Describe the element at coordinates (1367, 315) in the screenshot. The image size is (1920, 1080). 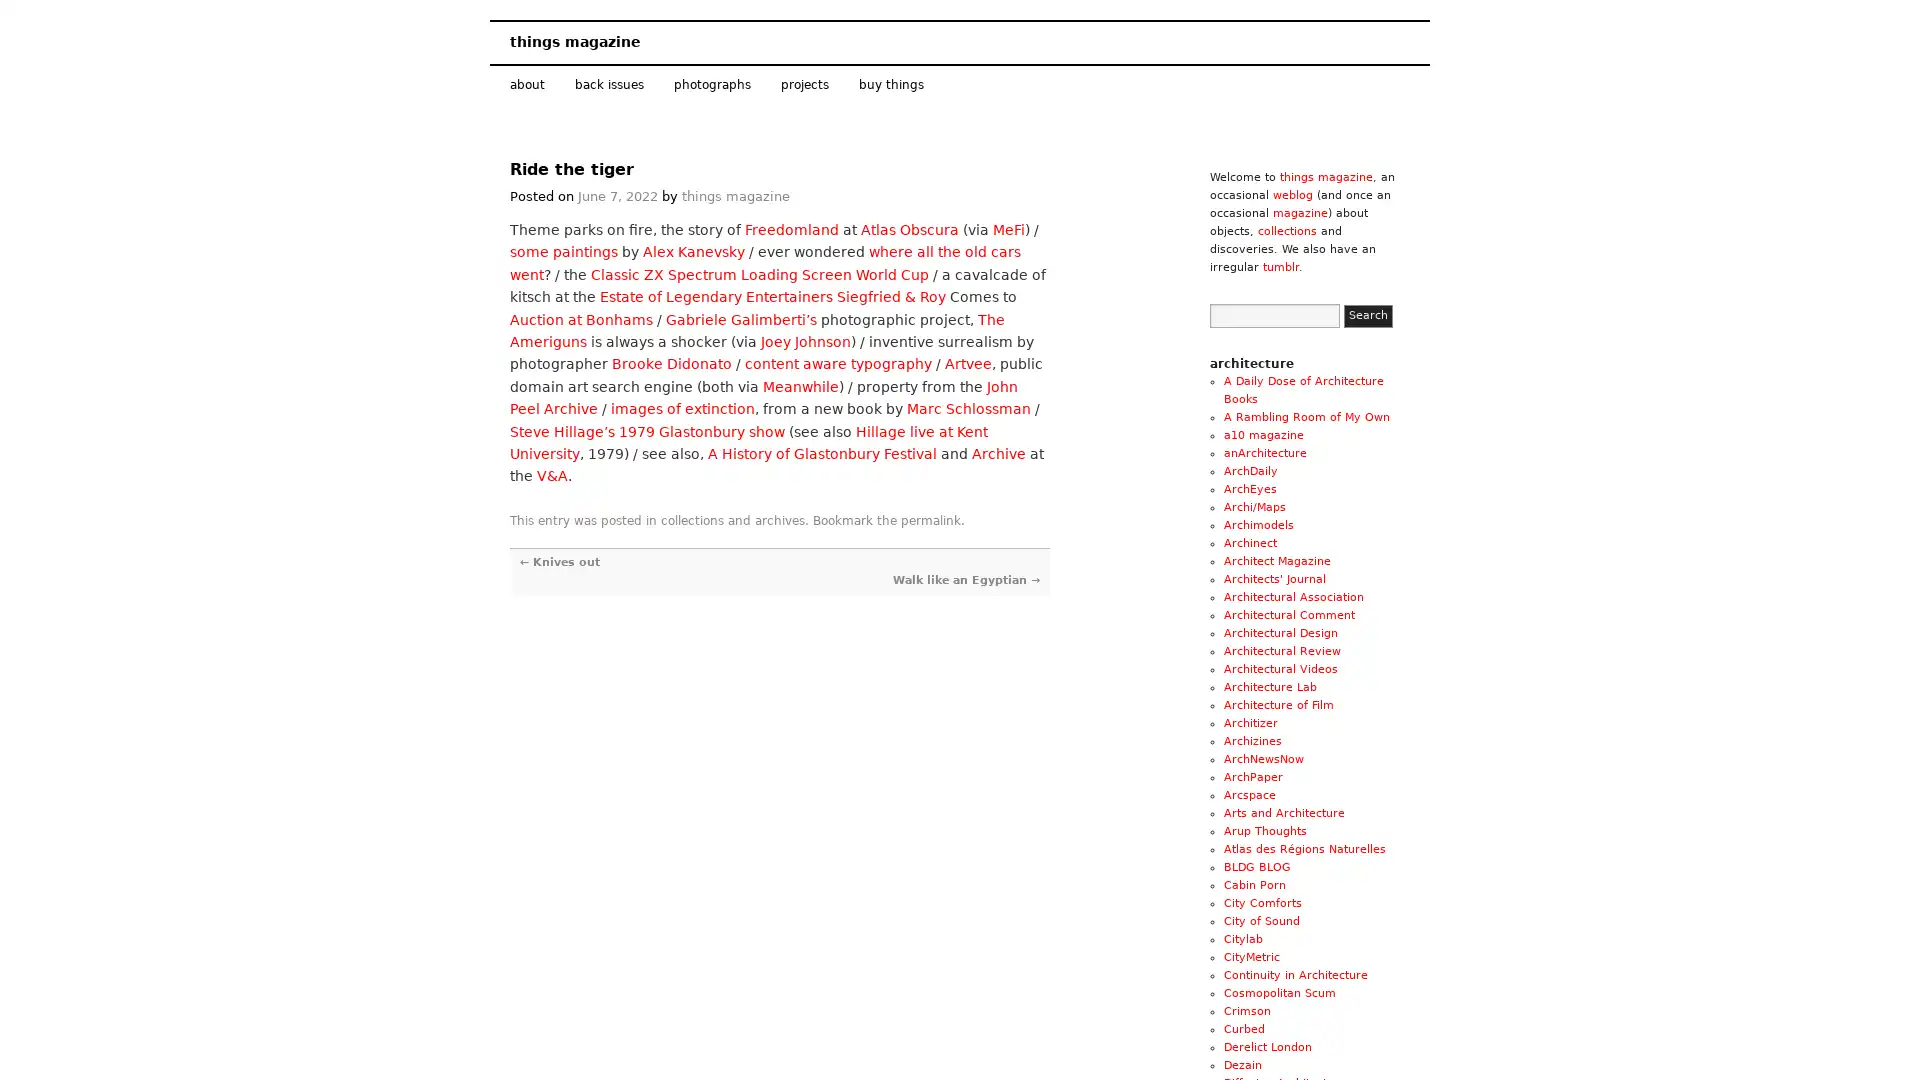
I see `Search` at that location.